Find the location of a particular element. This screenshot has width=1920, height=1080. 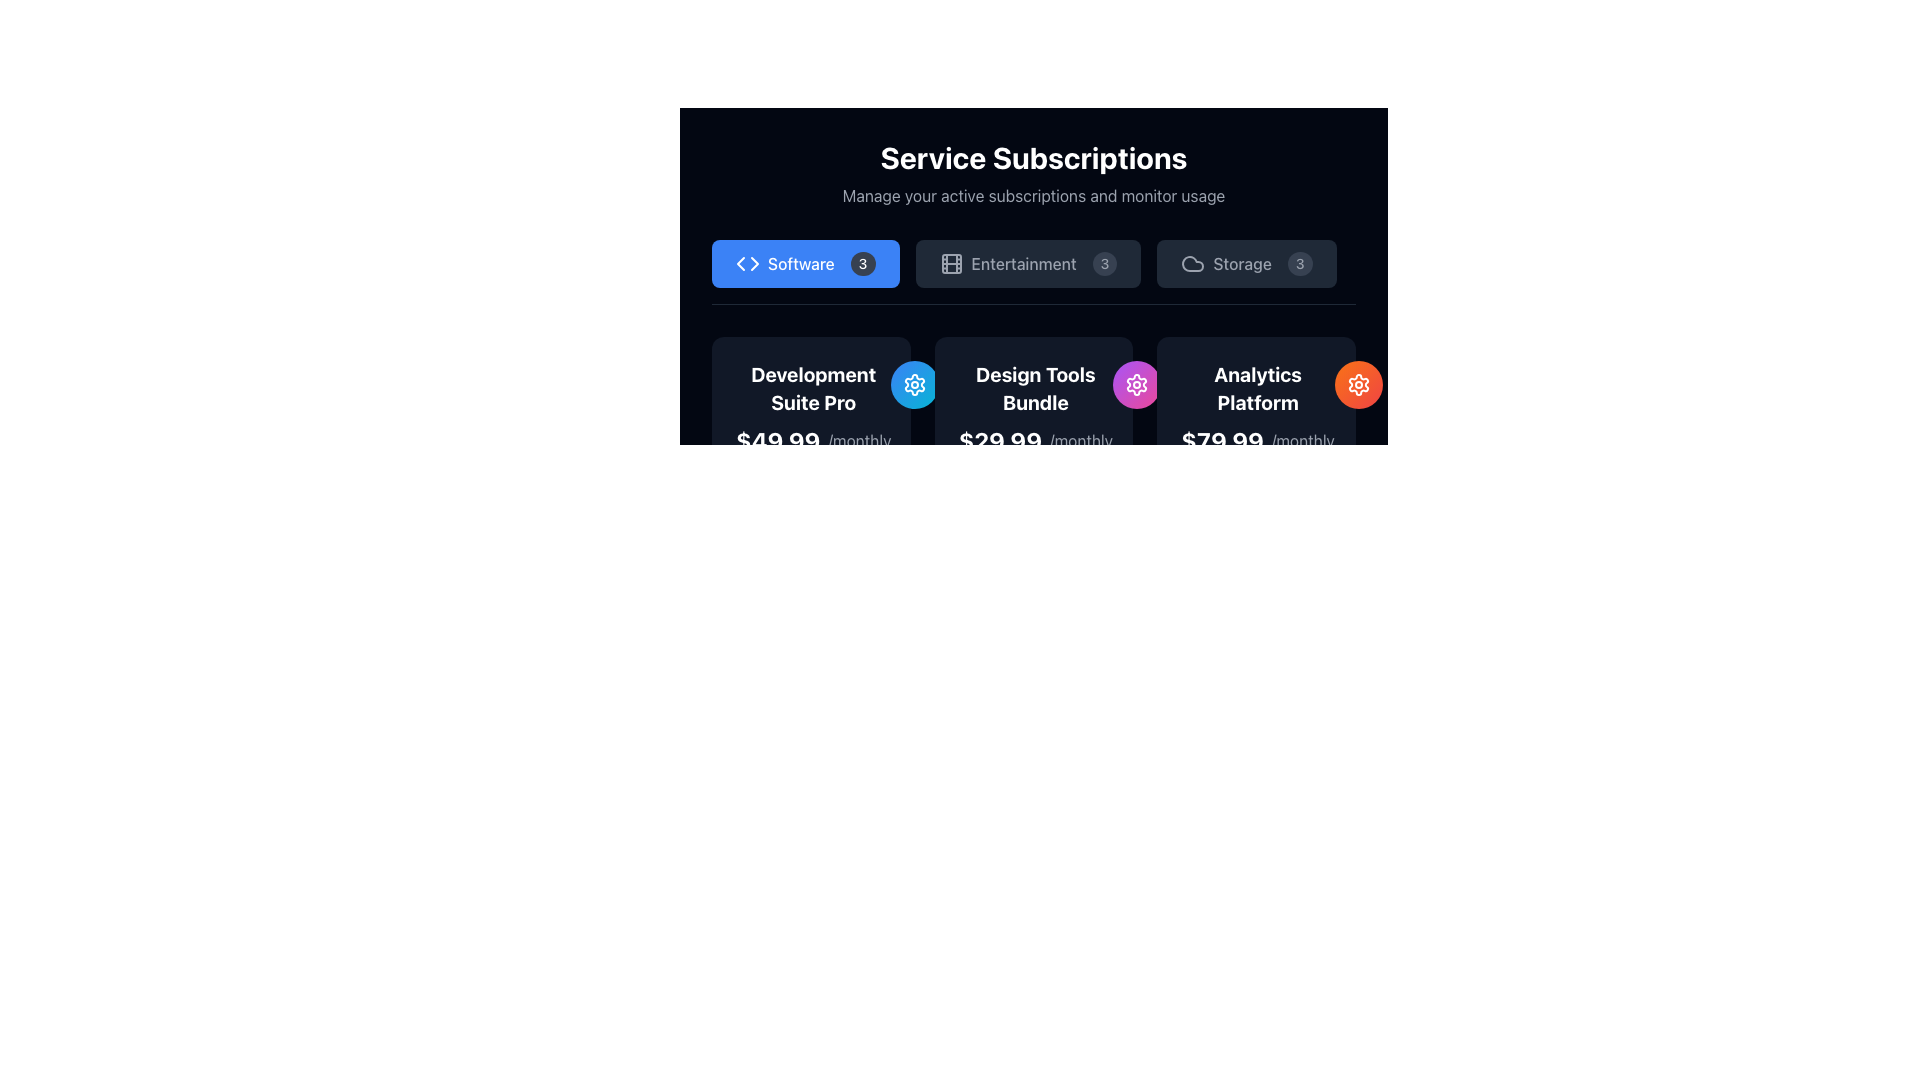

the value displayed on the Badge indicating the number of items or notifications related to 'Software', located at the far right adjacent to the text 'Software' is located at coordinates (863, 262).